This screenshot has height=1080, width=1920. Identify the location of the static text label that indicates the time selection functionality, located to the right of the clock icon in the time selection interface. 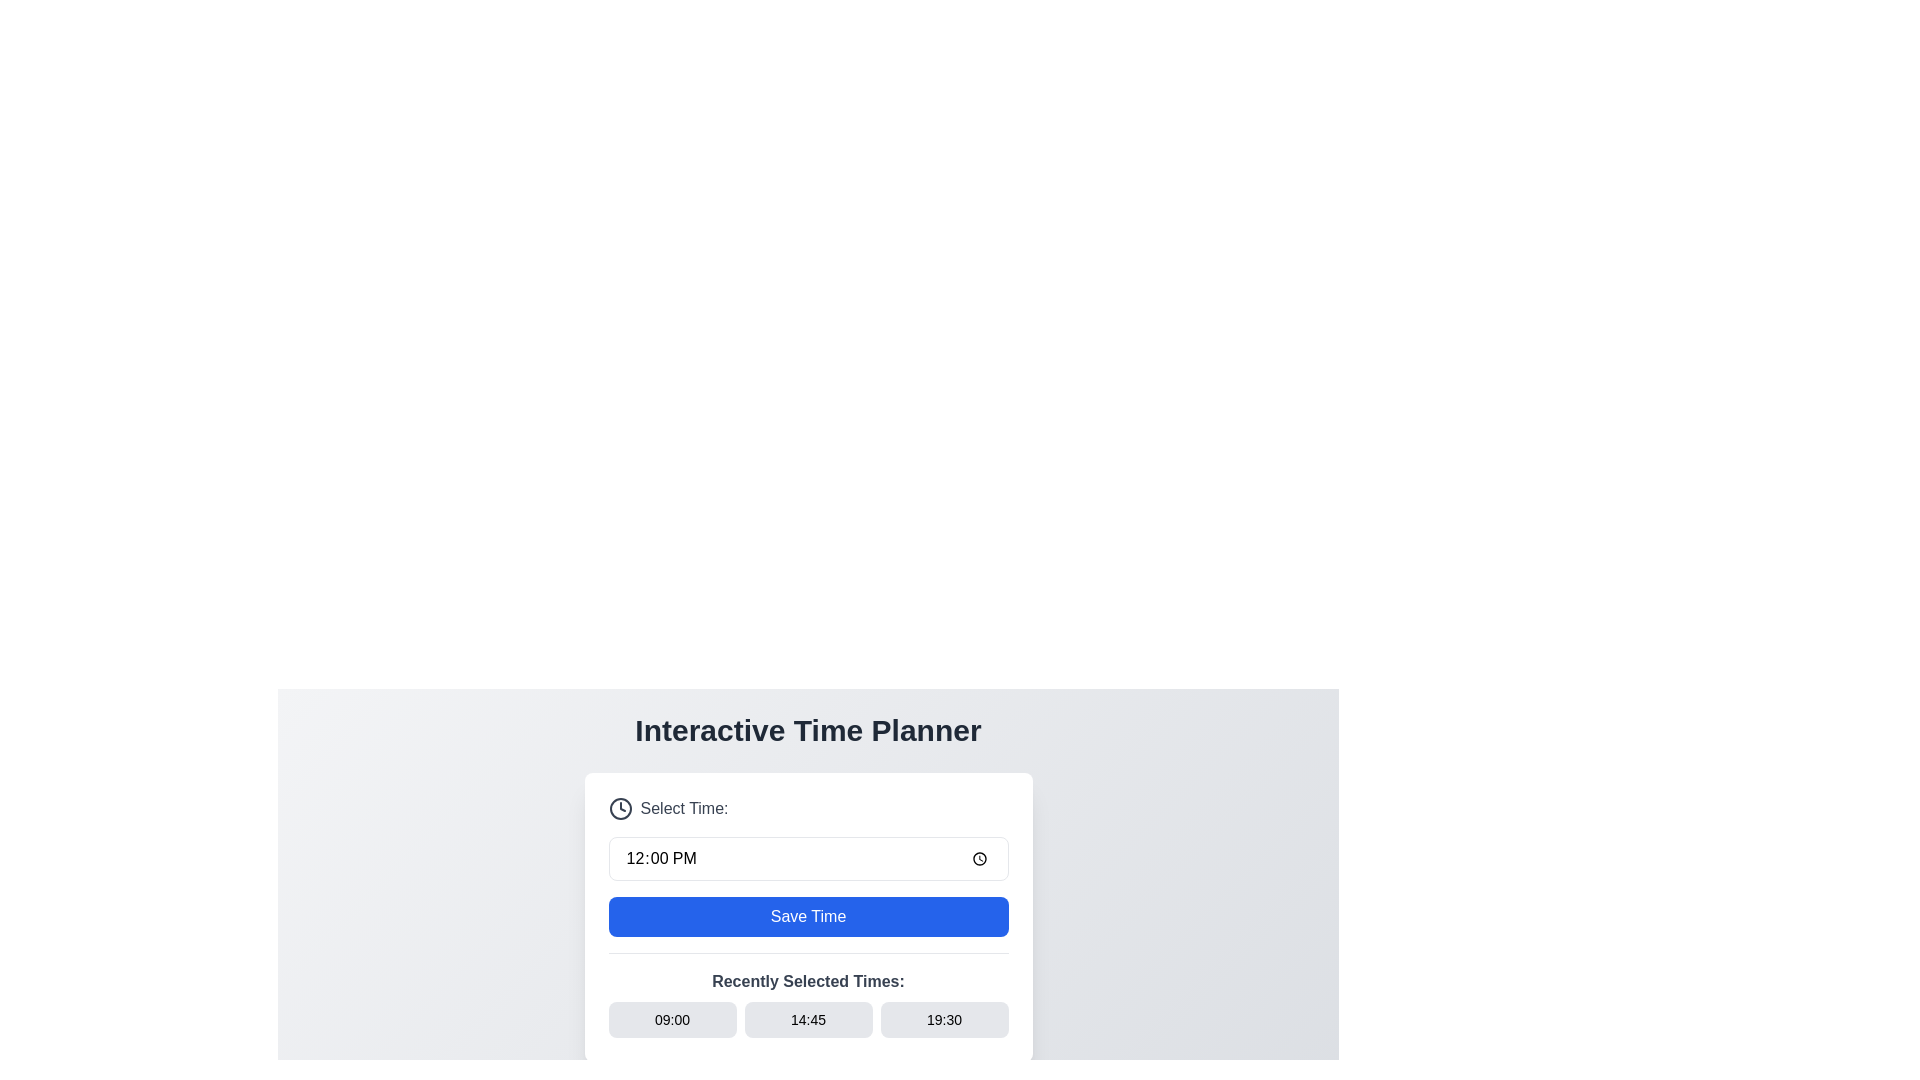
(684, 808).